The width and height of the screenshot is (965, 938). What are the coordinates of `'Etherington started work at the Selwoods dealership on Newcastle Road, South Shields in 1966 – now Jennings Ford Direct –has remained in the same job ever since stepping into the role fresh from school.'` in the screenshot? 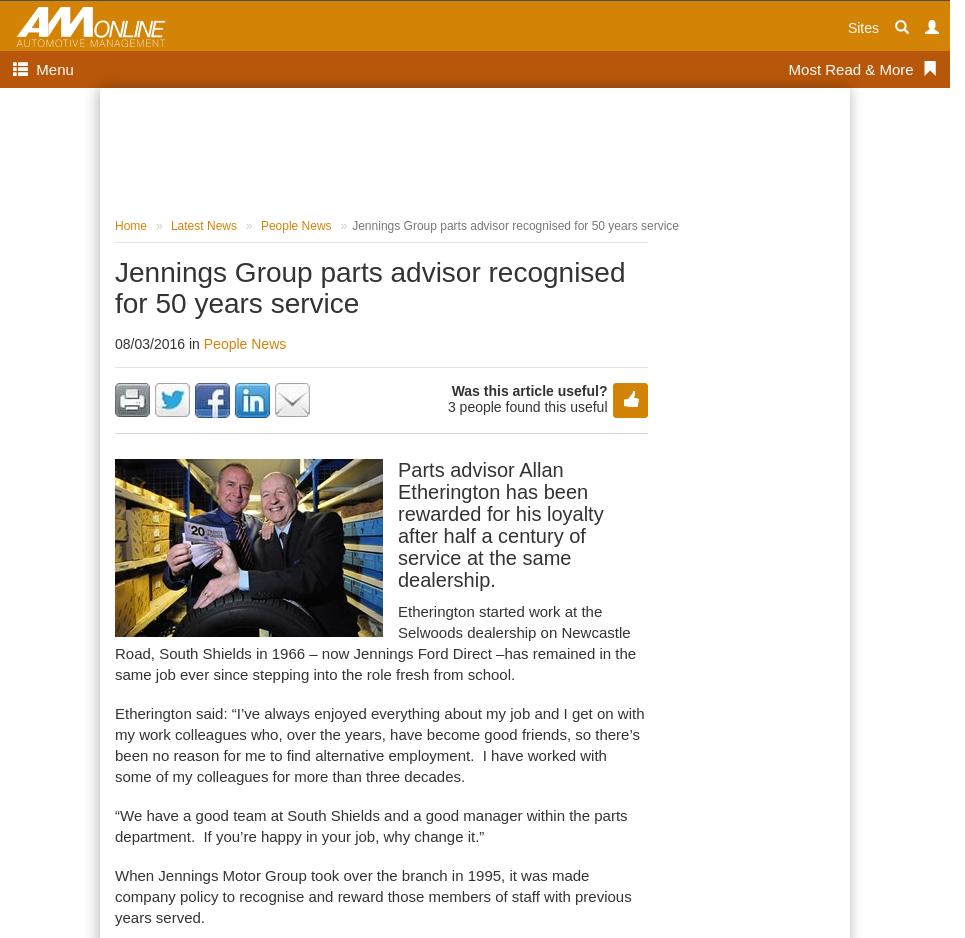 It's located at (374, 641).